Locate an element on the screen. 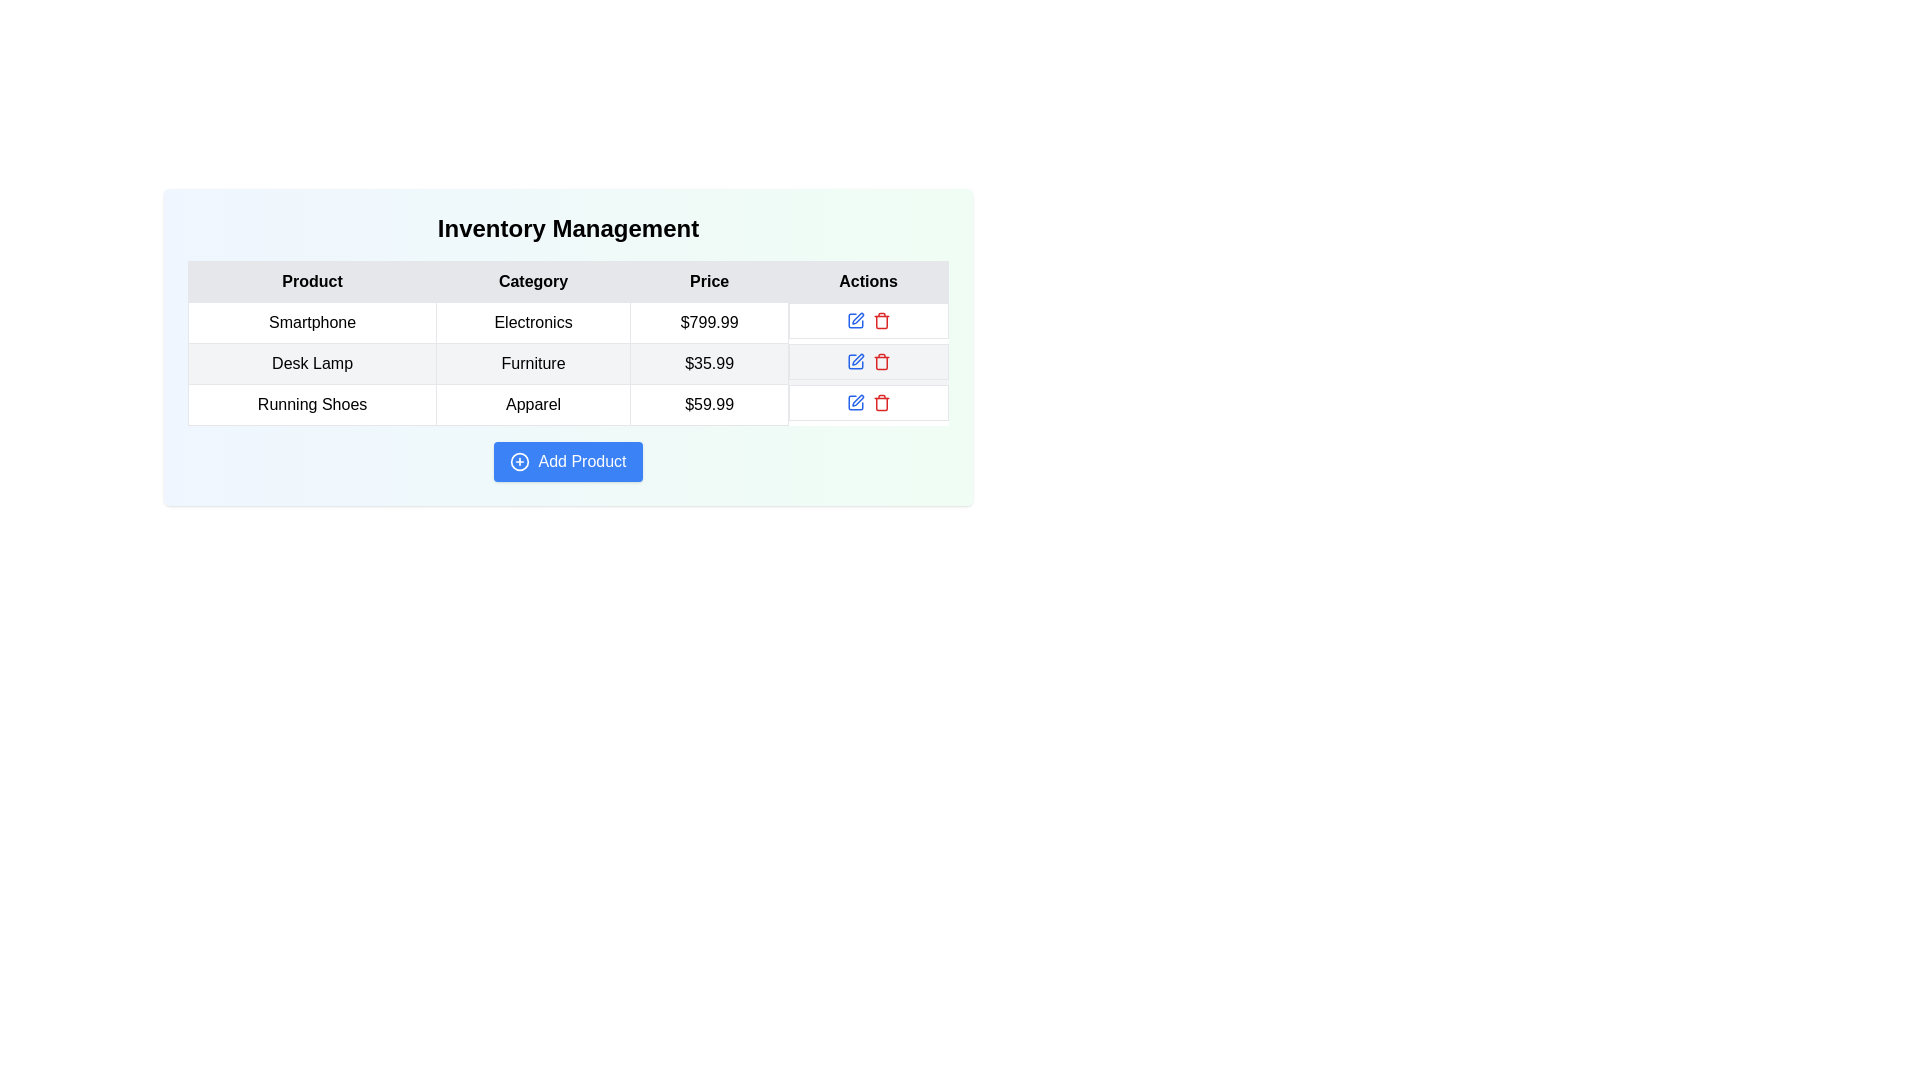 Image resolution: width=1920 pixels, height=1080 pixels. text content of the 'Electronics' label in the second cell of the row for the product 'Smartphone' under the 'Category' column is located at coordinates (533, 322).